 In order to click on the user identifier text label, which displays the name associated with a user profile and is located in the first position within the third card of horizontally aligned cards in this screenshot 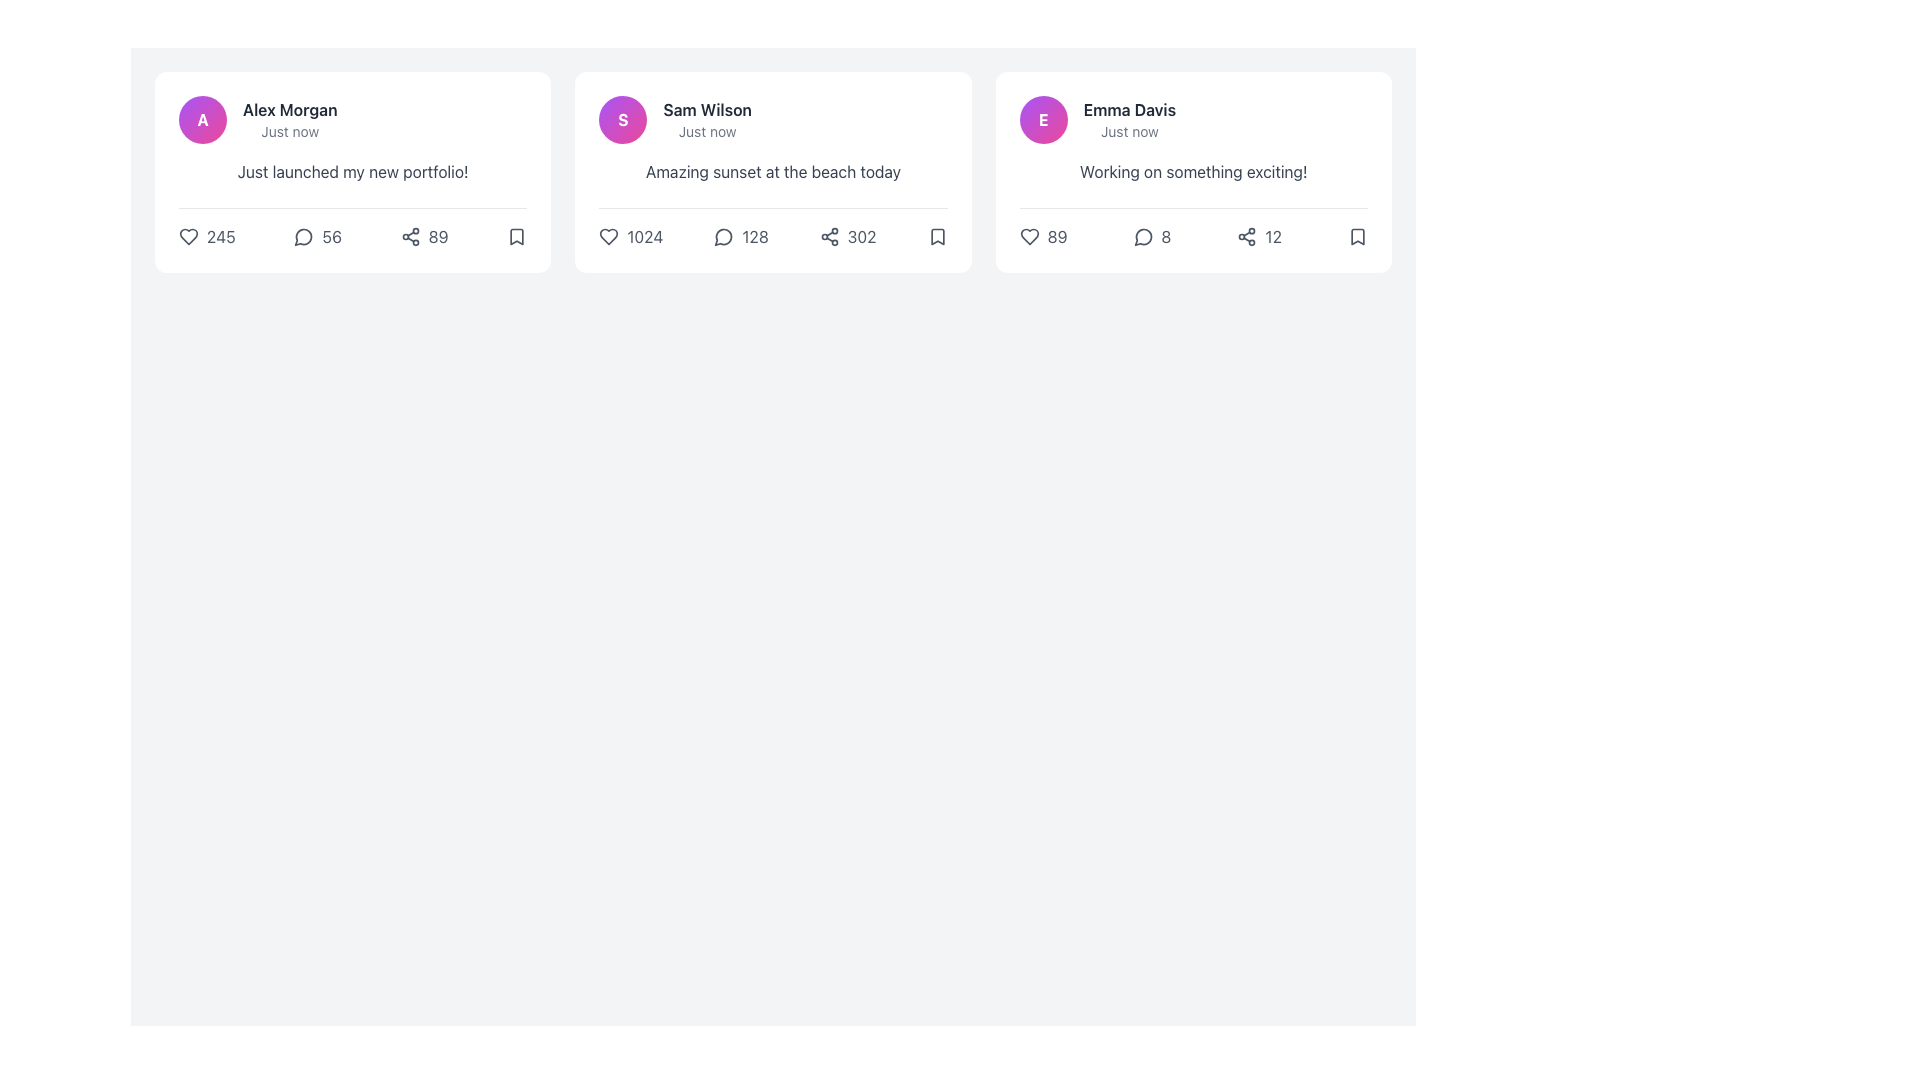, I will do `click(1129, 110)`.